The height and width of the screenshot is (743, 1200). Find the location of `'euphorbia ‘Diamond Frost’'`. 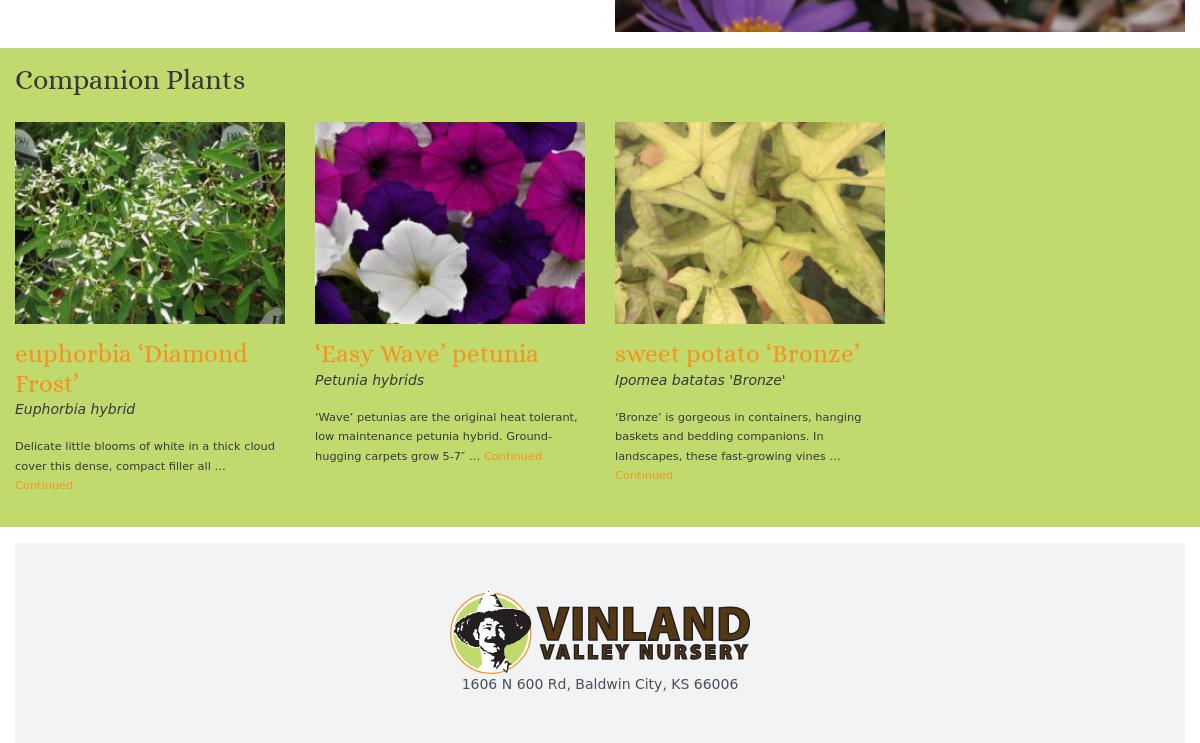

'euphorbia ‘Diamond Frost’' is located at coordinates (15, 368).